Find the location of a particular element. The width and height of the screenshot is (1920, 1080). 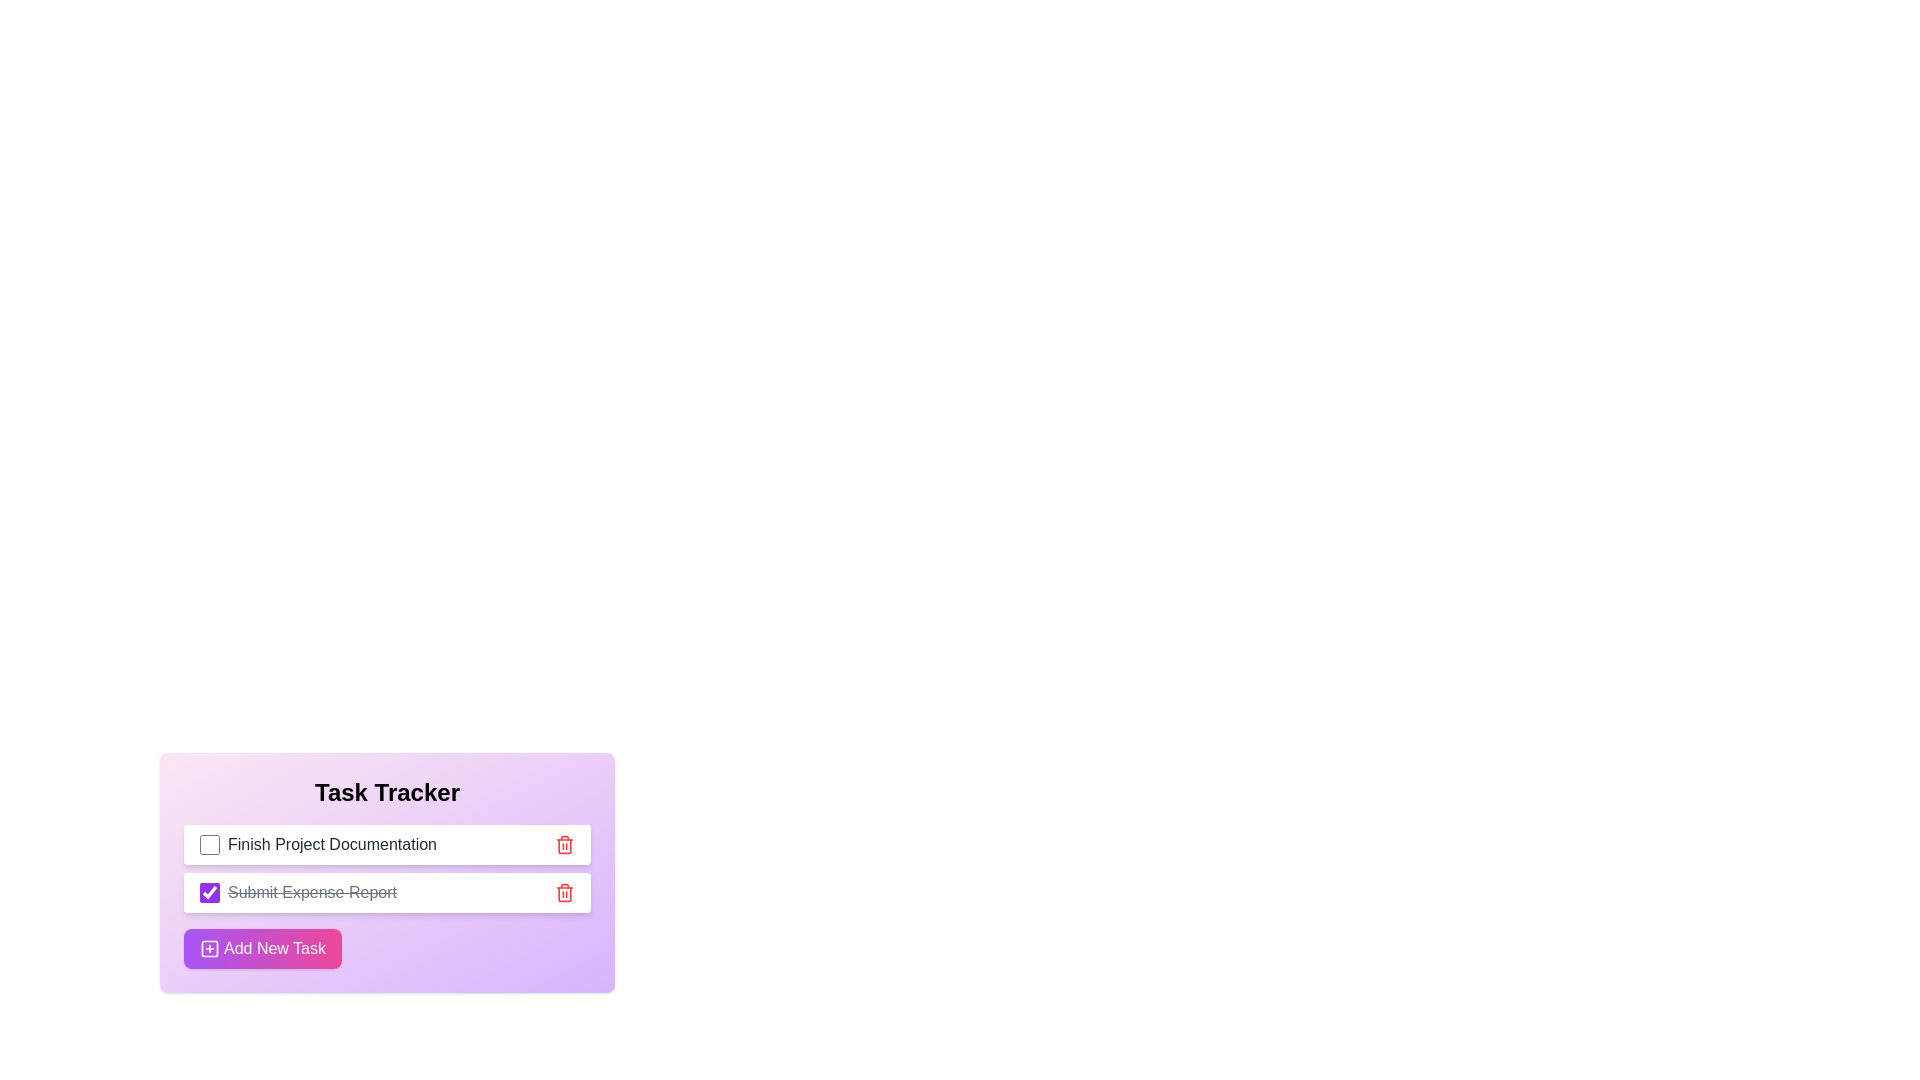

the purple checkbox on the 'Submit Expense Report' task entry is located at coordinates (387, 892).